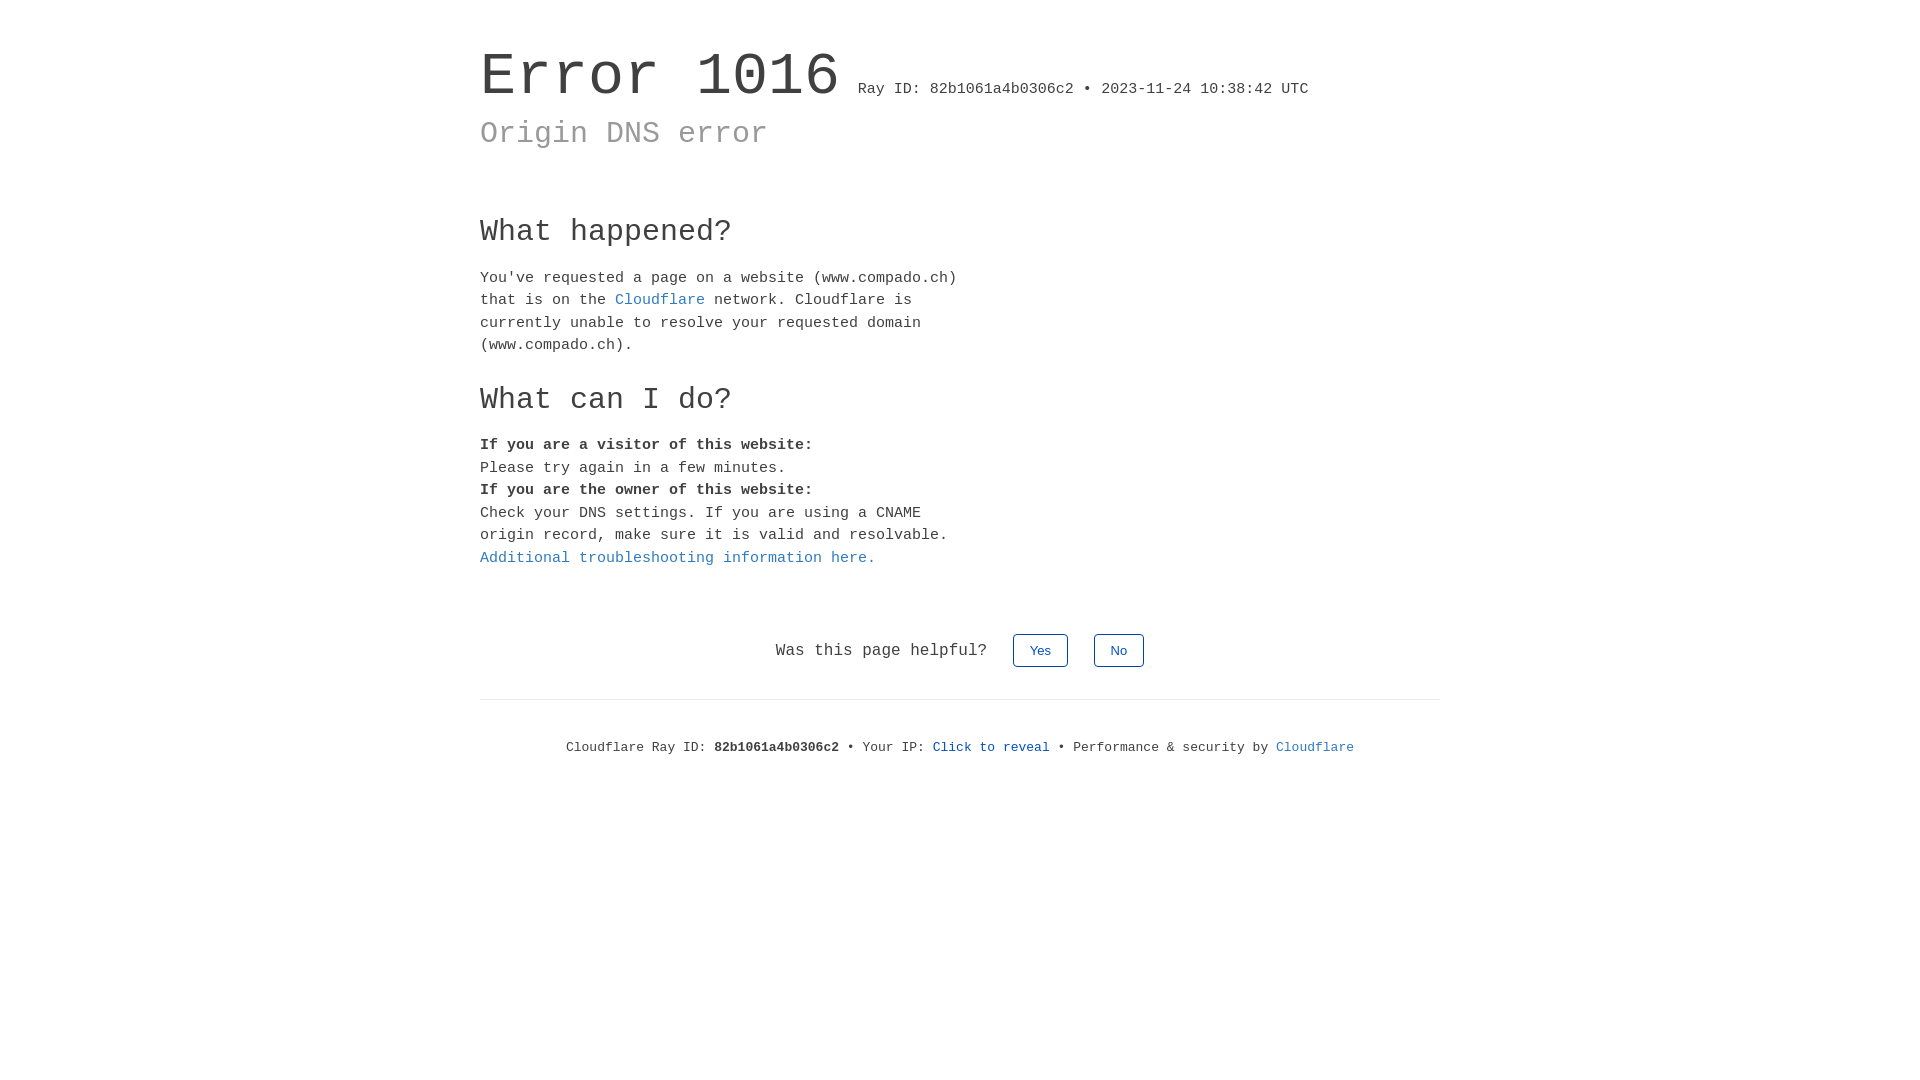  Describe the element at coordinates (1118, 650) in the screenshot. I see `'No'` at that location.